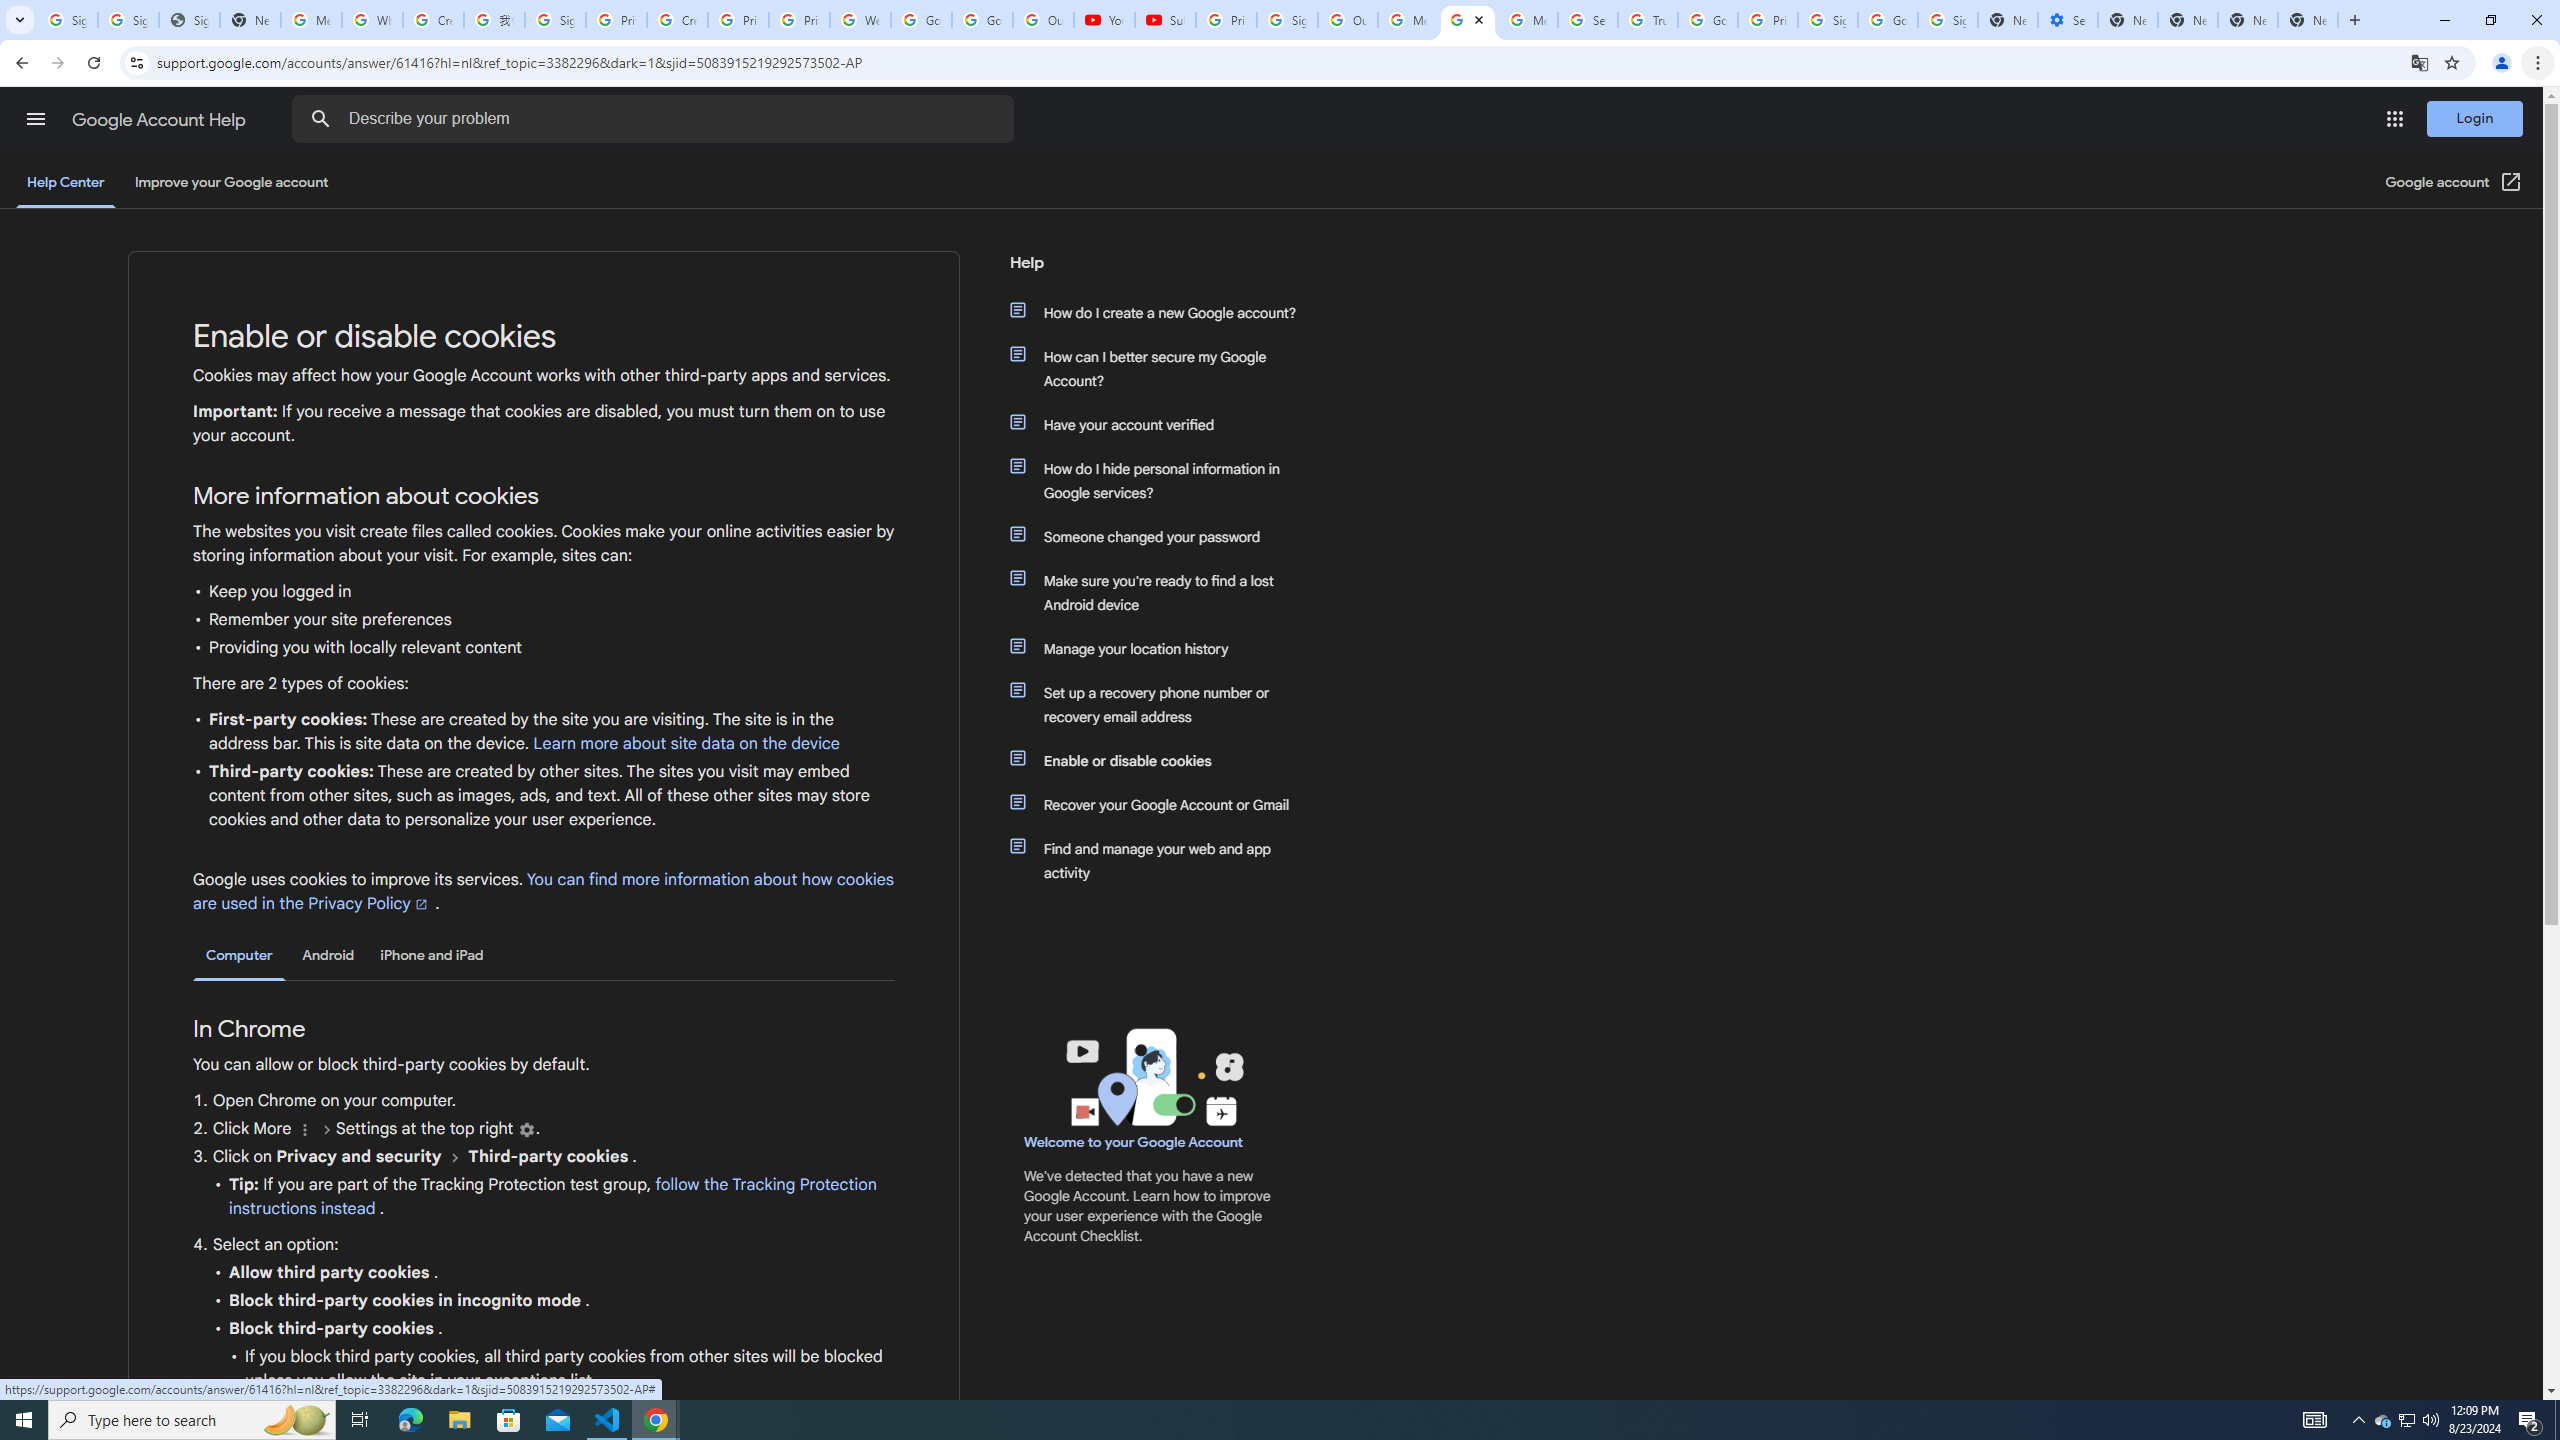 The image size is (2560, 1440). Describe the element at coordinates (1162, 704) in the screenshot. I see `'Set up a recovery phone number or recovery email address'` at that location.